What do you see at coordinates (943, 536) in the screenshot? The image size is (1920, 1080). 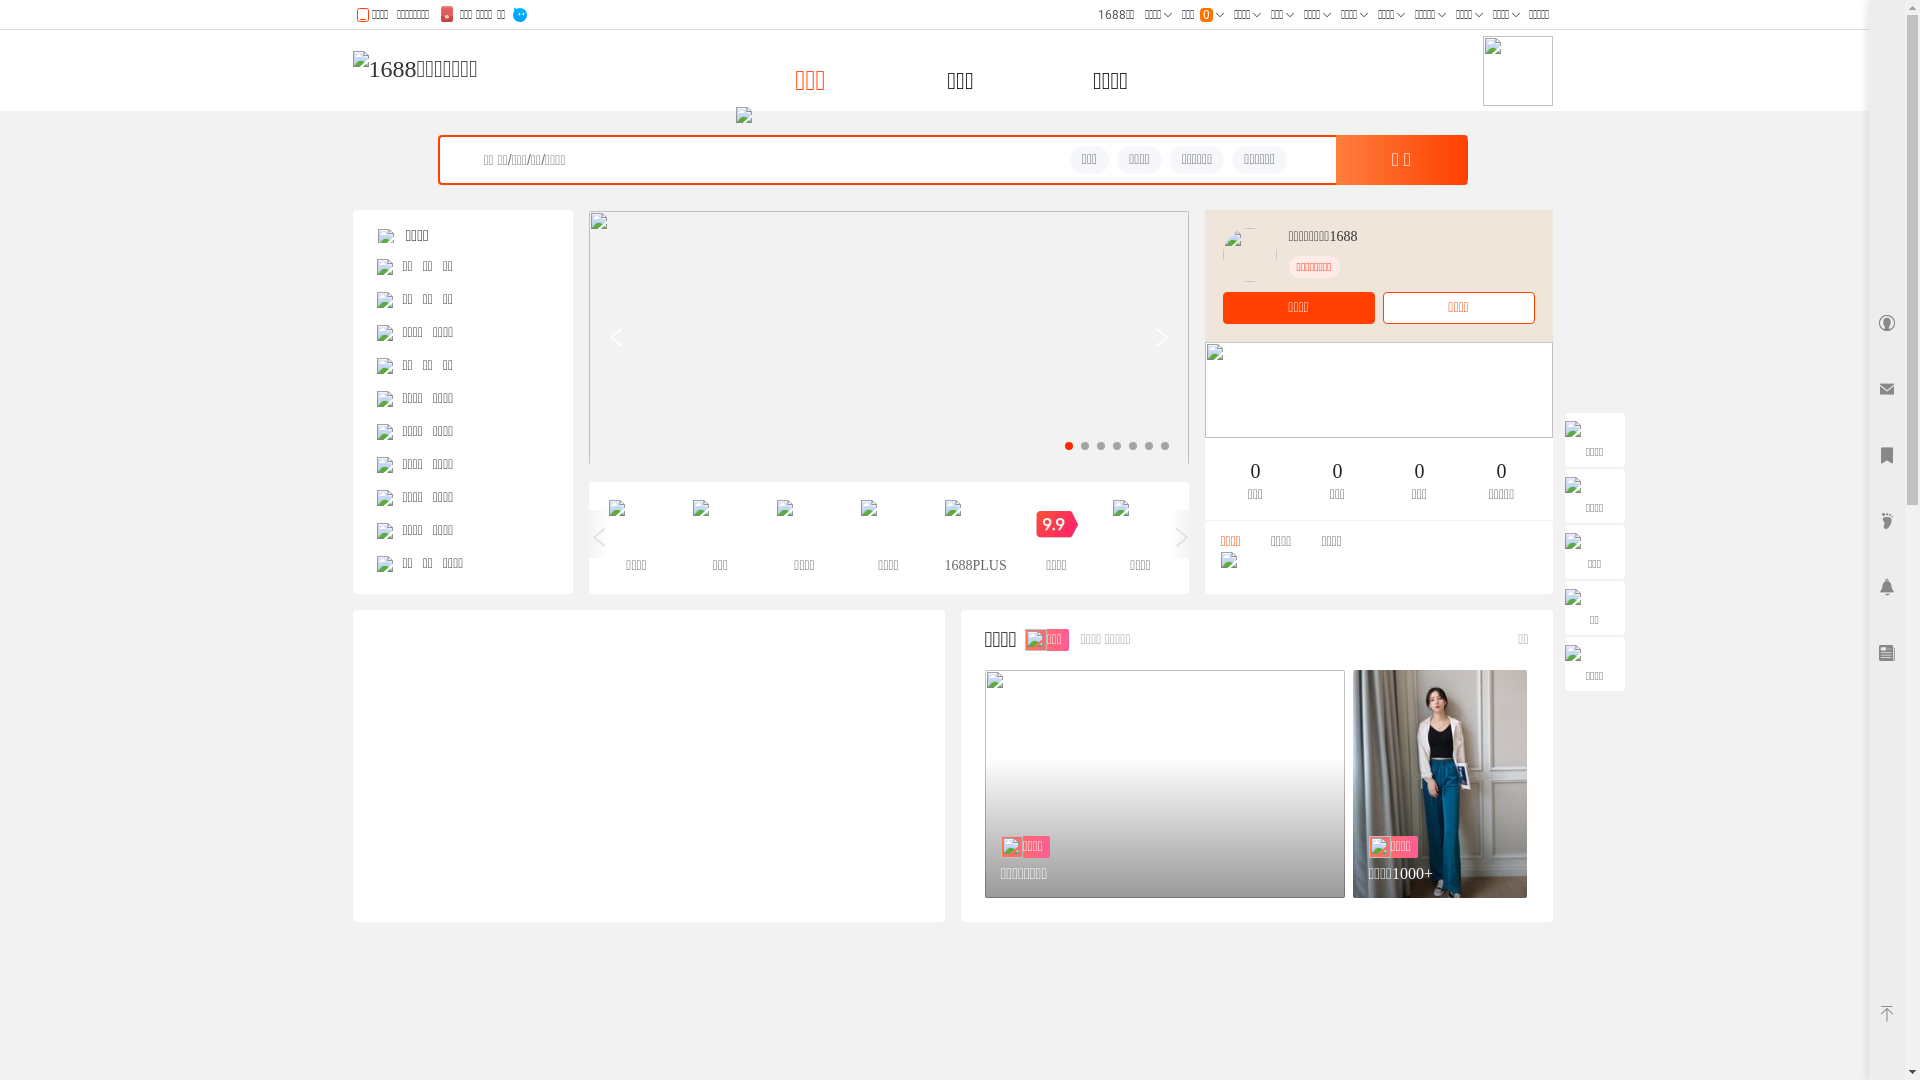 I see `'1688PLUS'` at bounding box center [943, 536].